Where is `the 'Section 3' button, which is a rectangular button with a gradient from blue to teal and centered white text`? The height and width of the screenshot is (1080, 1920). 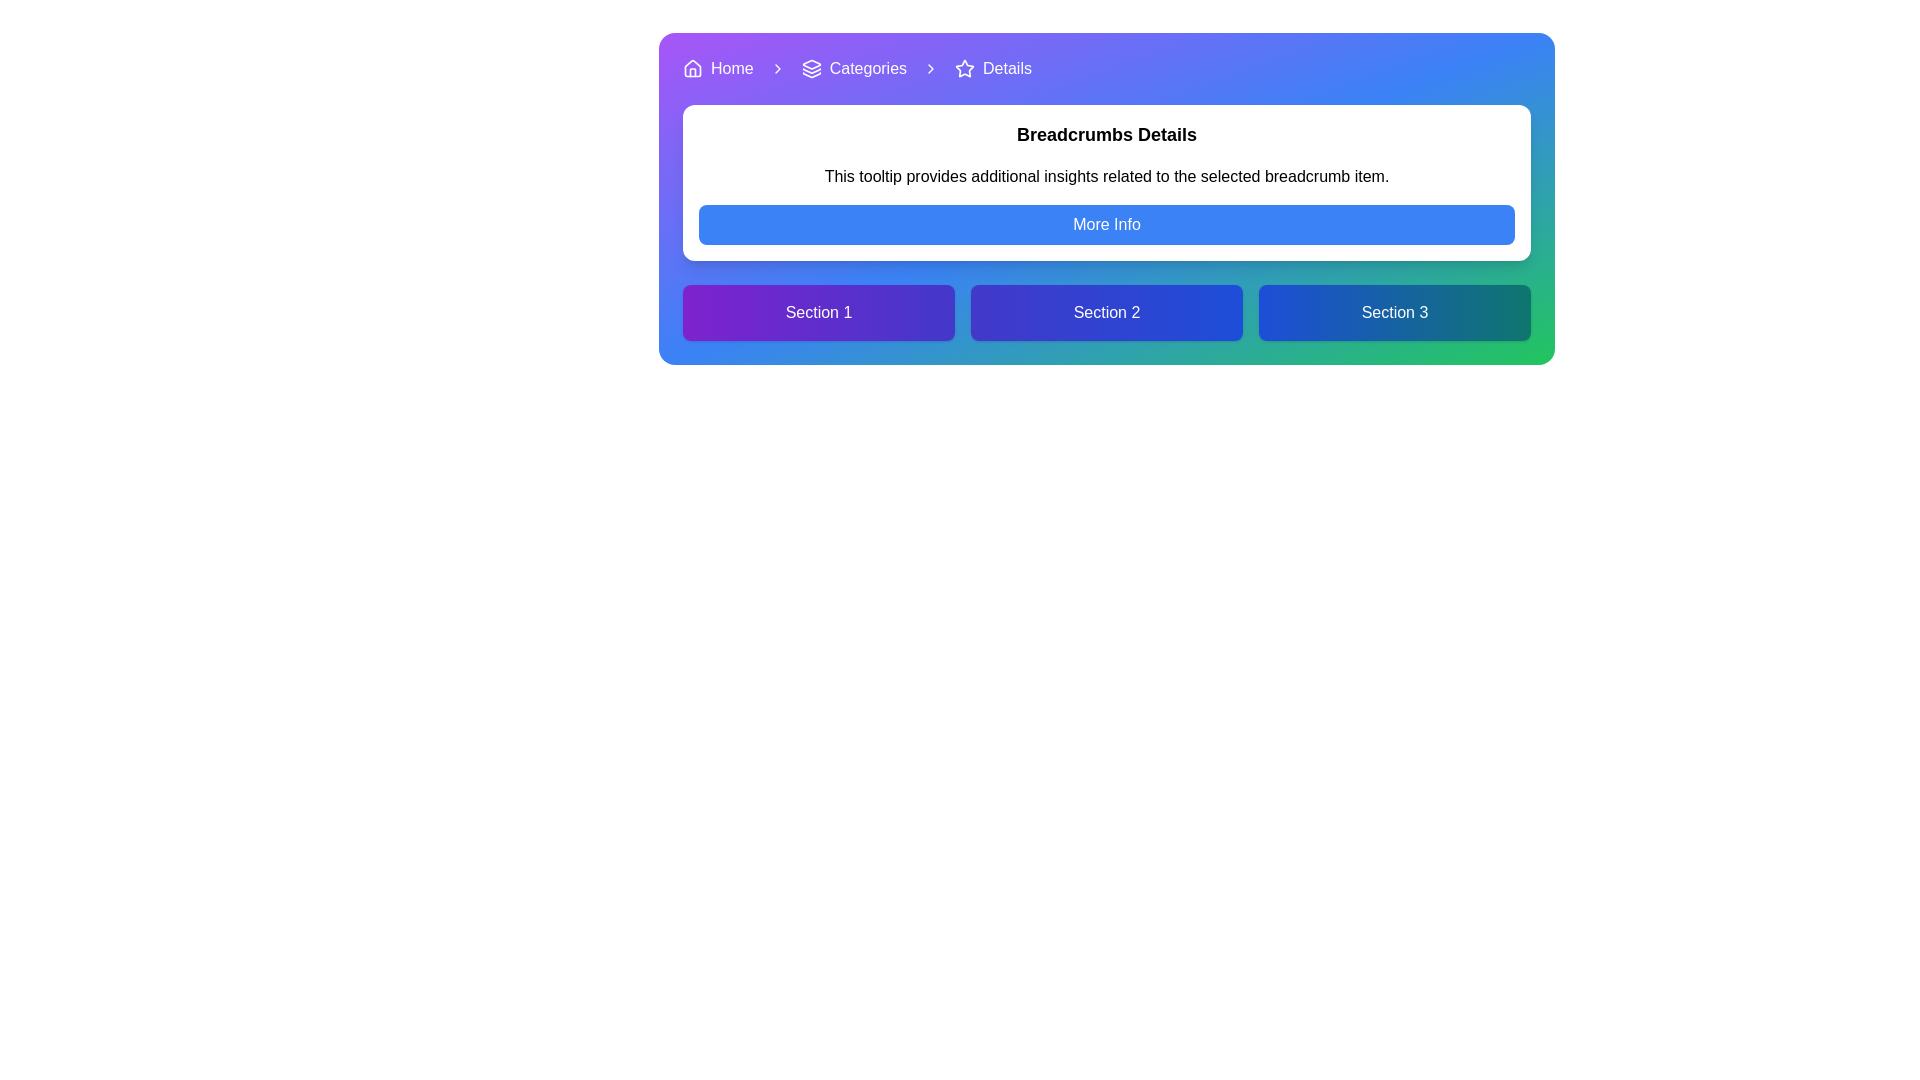
the 'Section 3' button, which is a rectangular button with a gradient from blue to teal and centered white text is located at coordinates (1394, 312).